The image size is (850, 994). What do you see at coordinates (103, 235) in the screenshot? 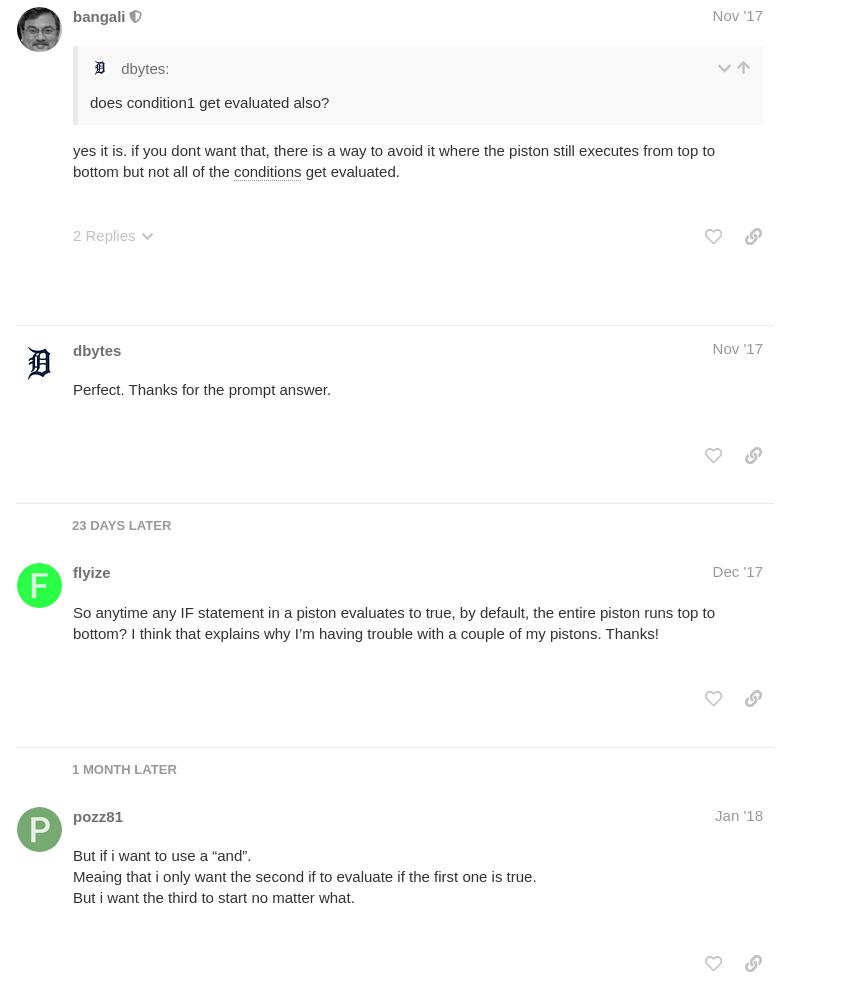
I see `'2 Replies'` at bounding box center [103, 235].